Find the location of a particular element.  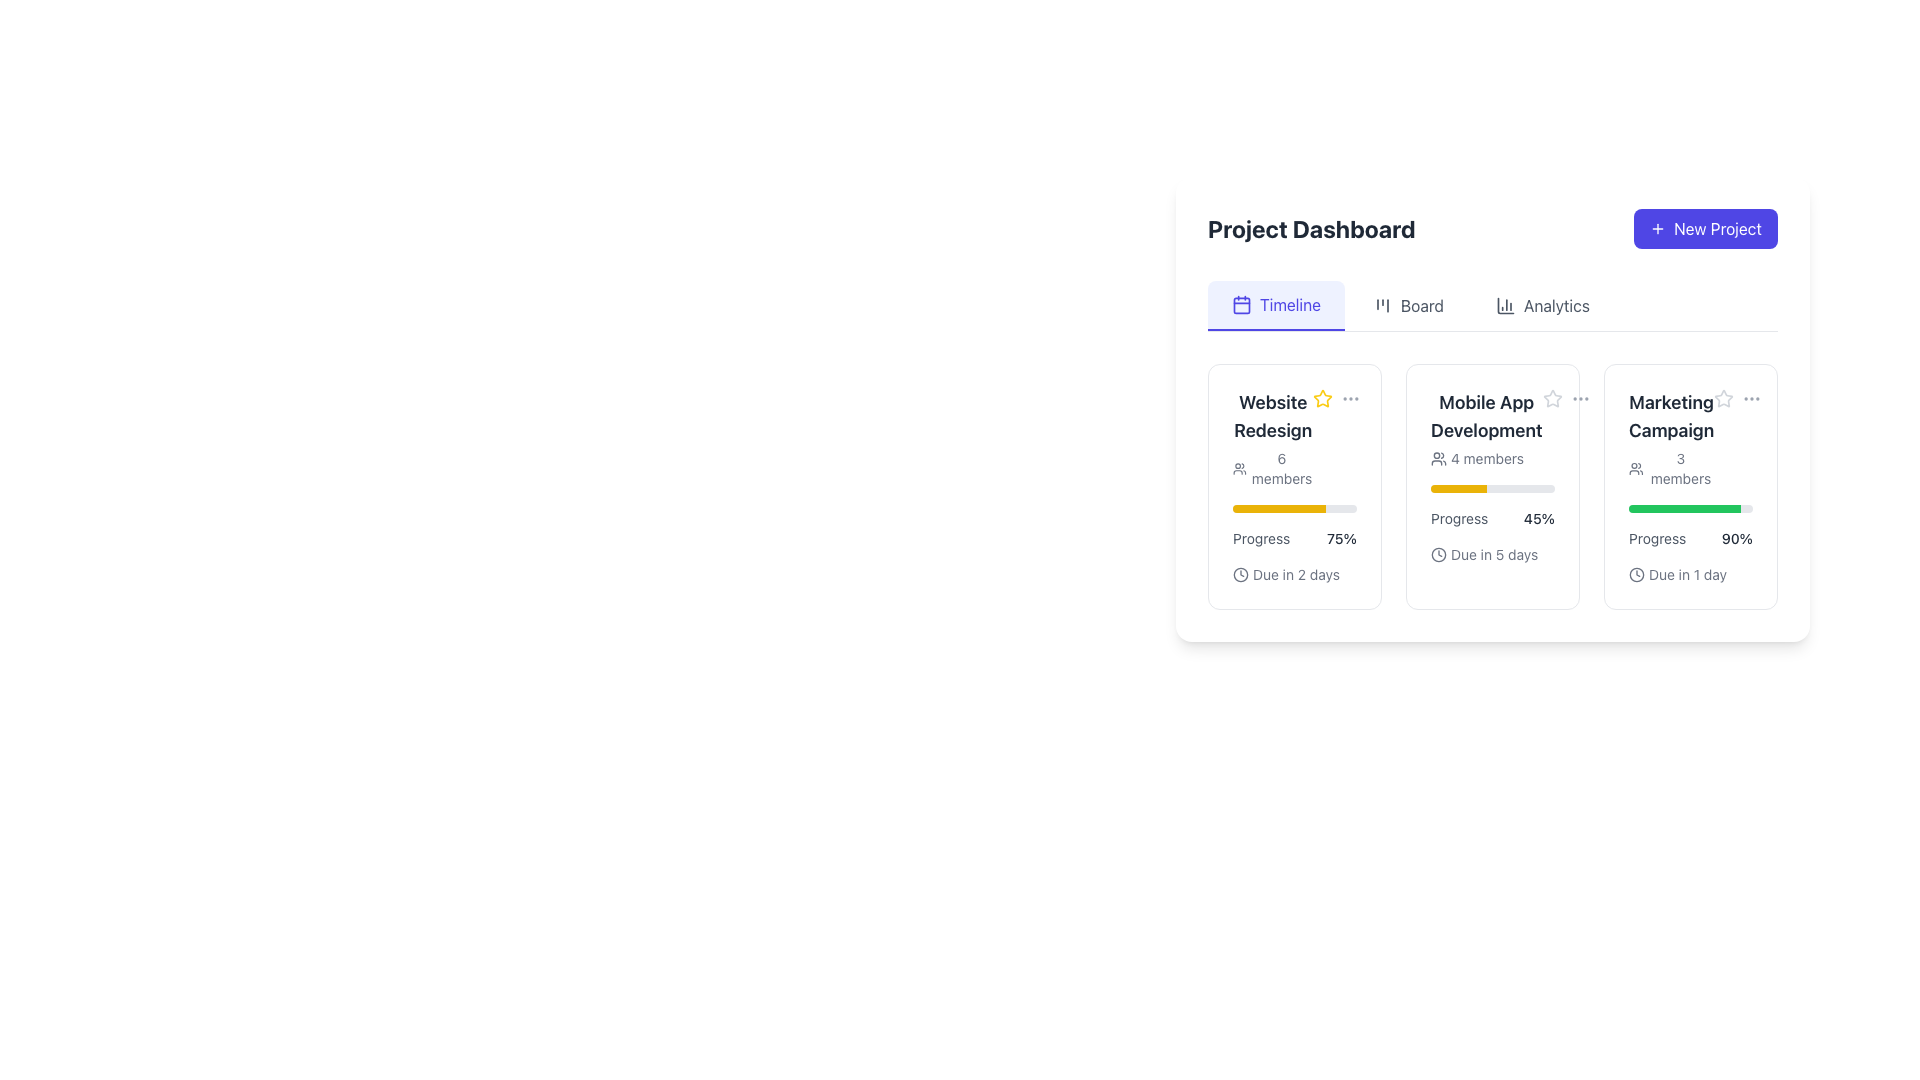

the SVG icon representing a kanban board layout is located at coordinates (1381, 305).